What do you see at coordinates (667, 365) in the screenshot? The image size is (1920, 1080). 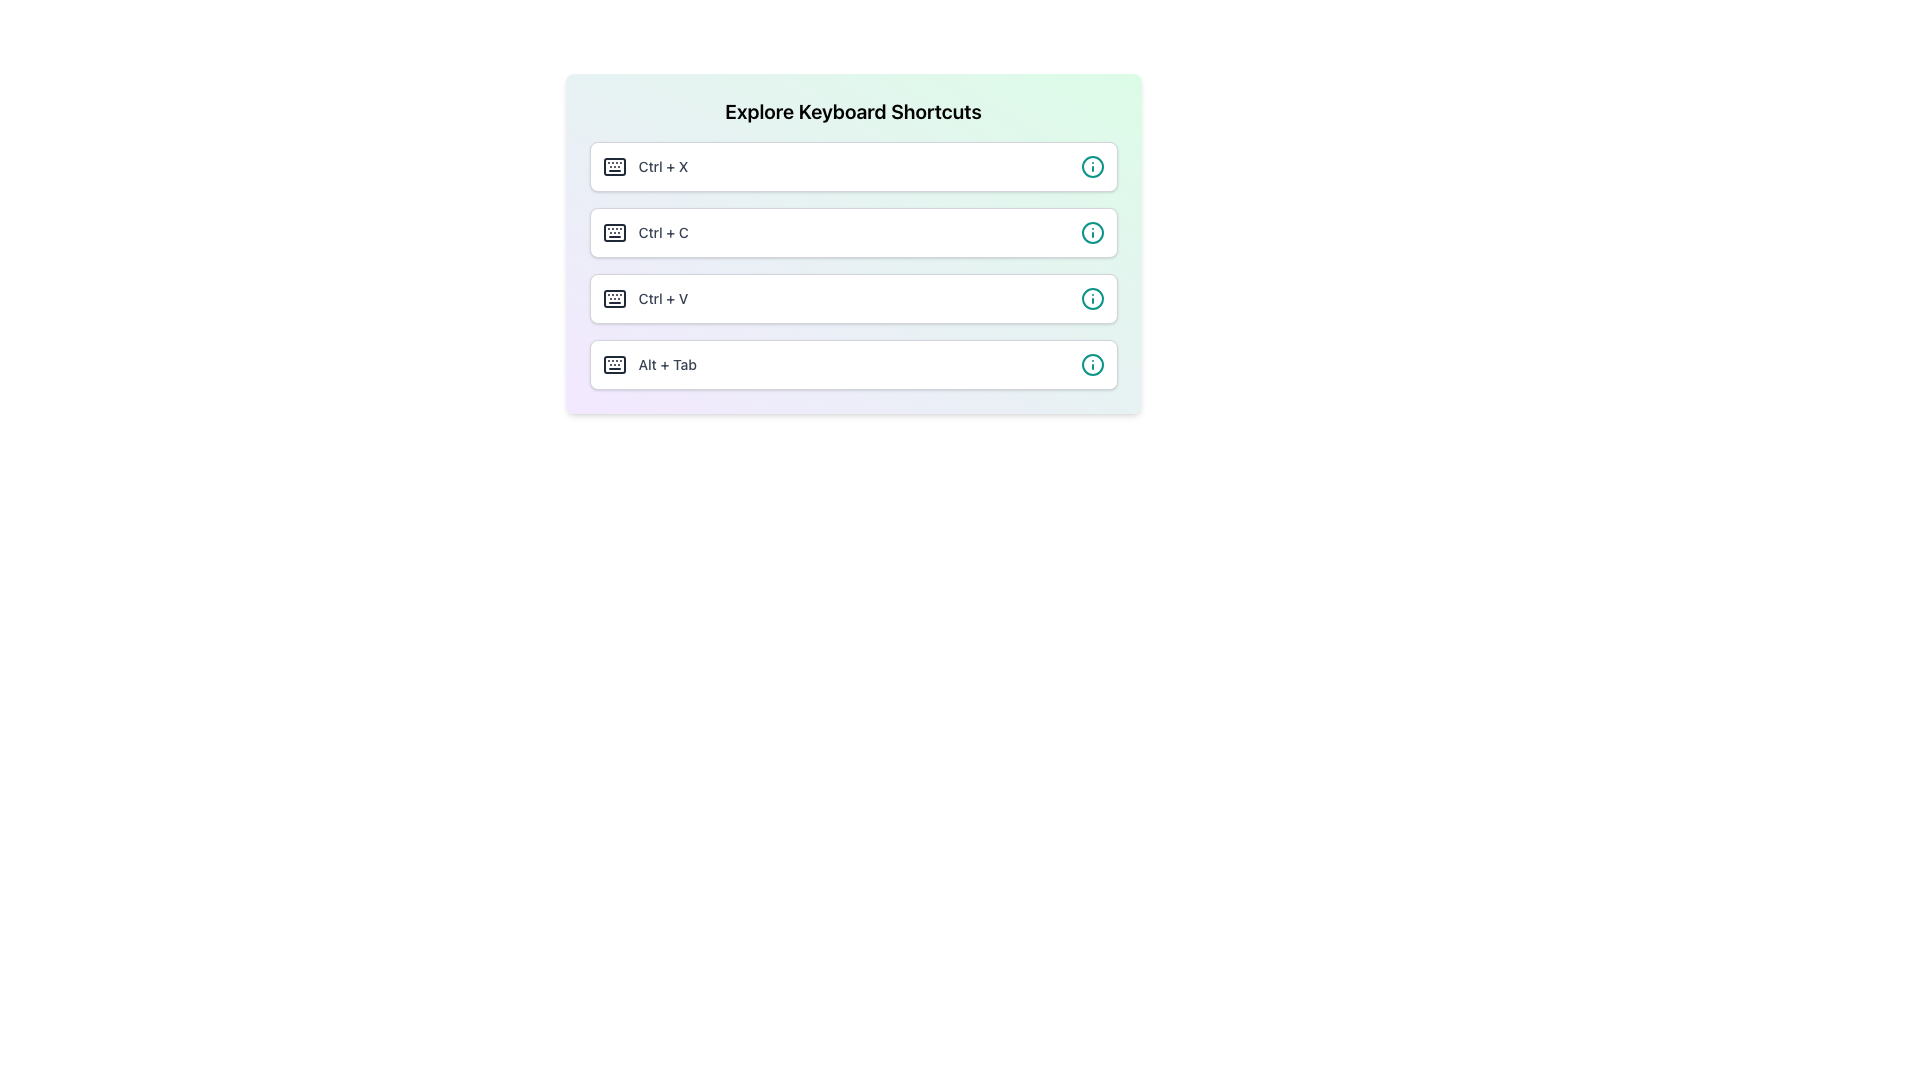 I see `the text 'Alt + Tab' which is the fourth item in a vertical list of keyboard shortcuts, styled in a small, medium-weight gray font, aligned to the left` at bounding box center [667, 365].